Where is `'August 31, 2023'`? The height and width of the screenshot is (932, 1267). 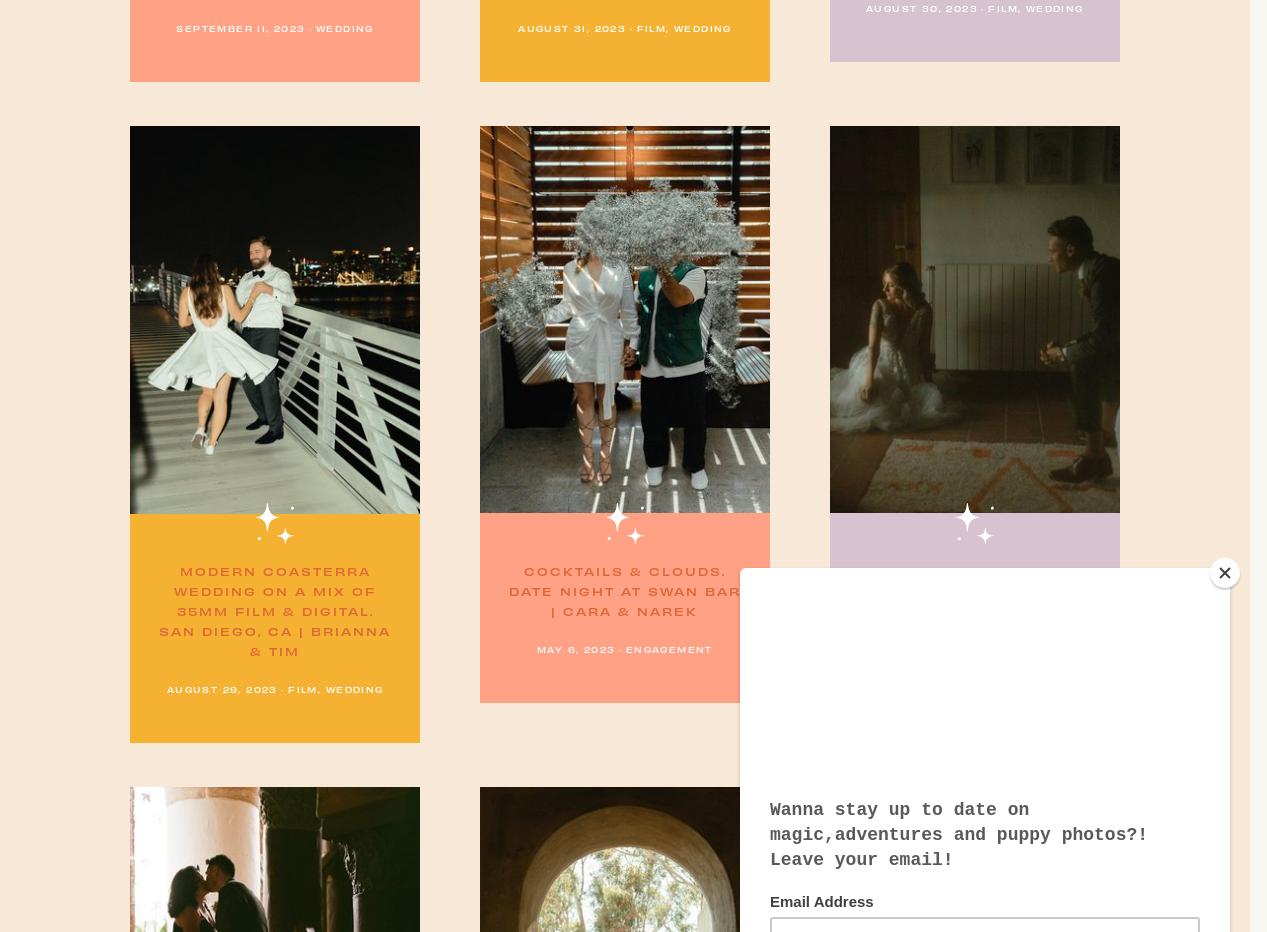 'August 31, 2023' is located at coordinates (571, 27).